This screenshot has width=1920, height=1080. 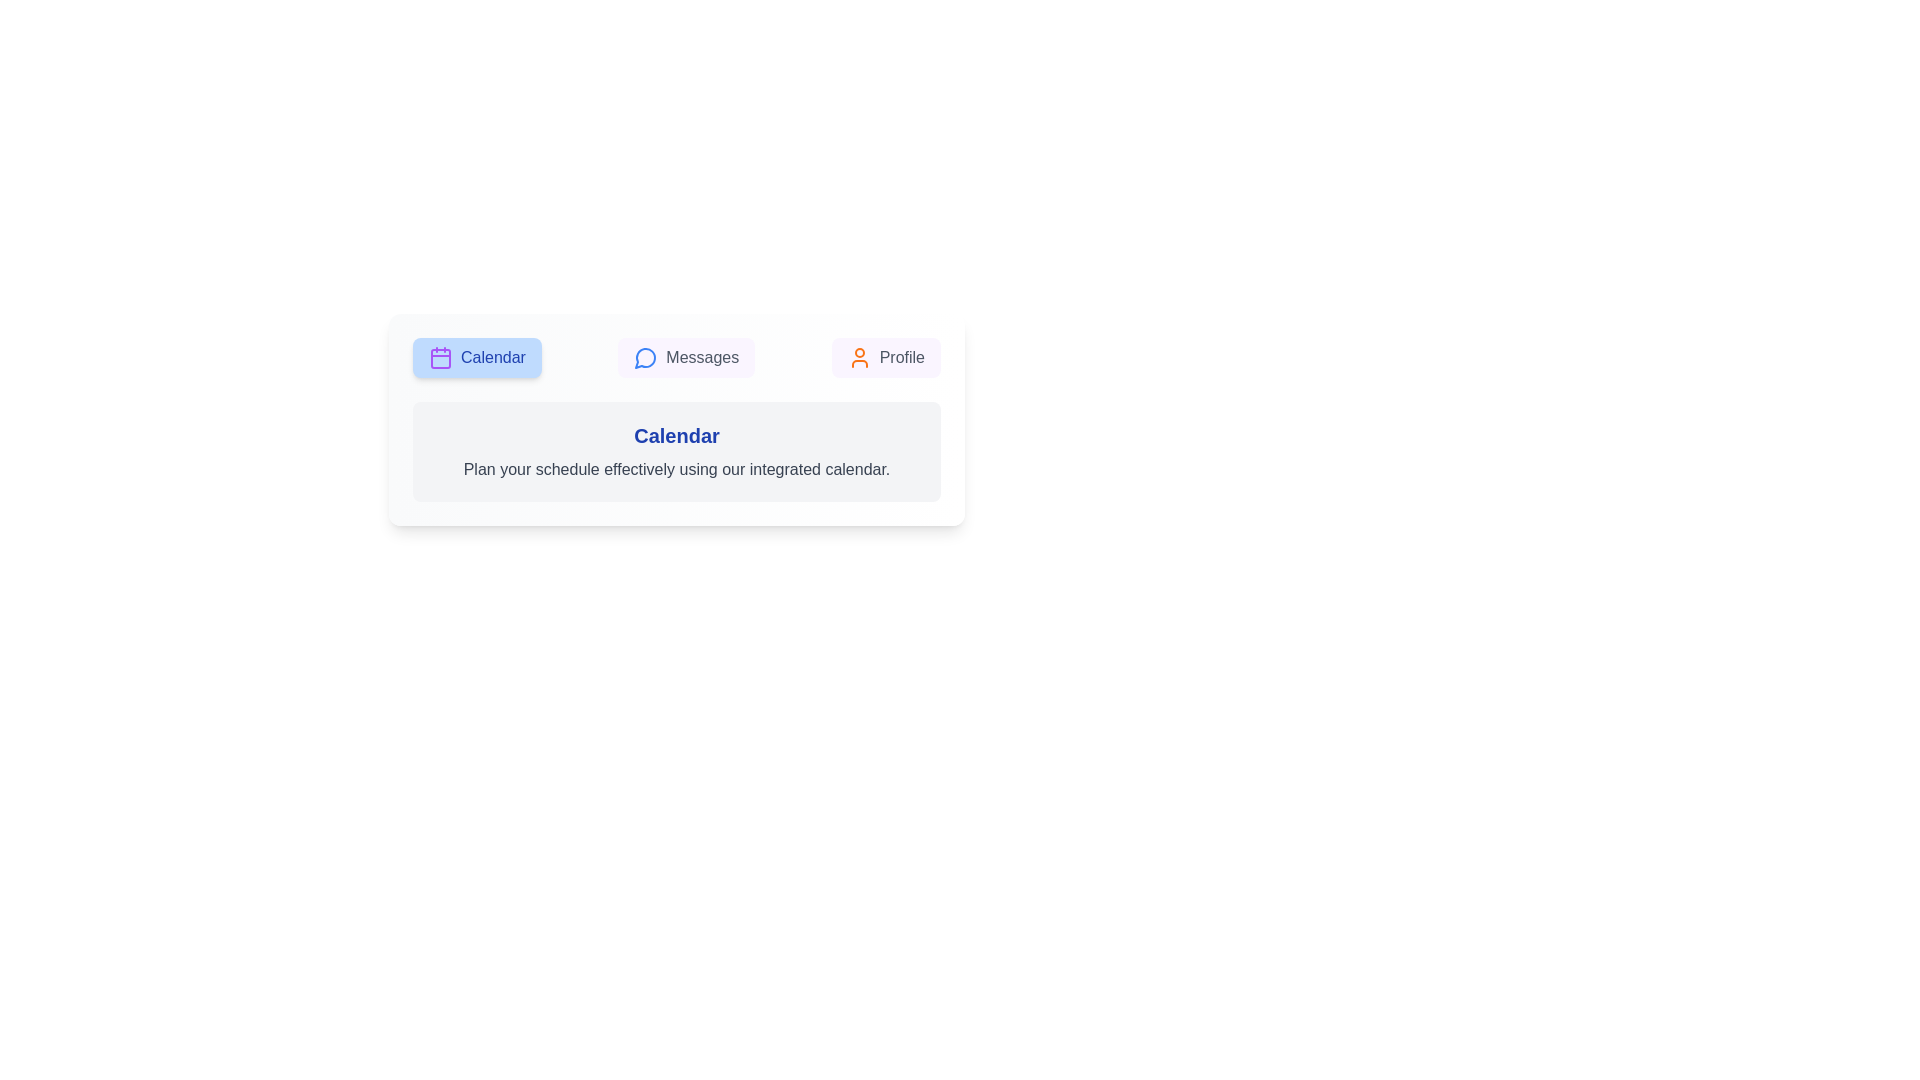 What do you see at coordinates (686, 357) in the screenshot?
I see `the Messages tab by clicking its button` at bounding box center [686, 357].